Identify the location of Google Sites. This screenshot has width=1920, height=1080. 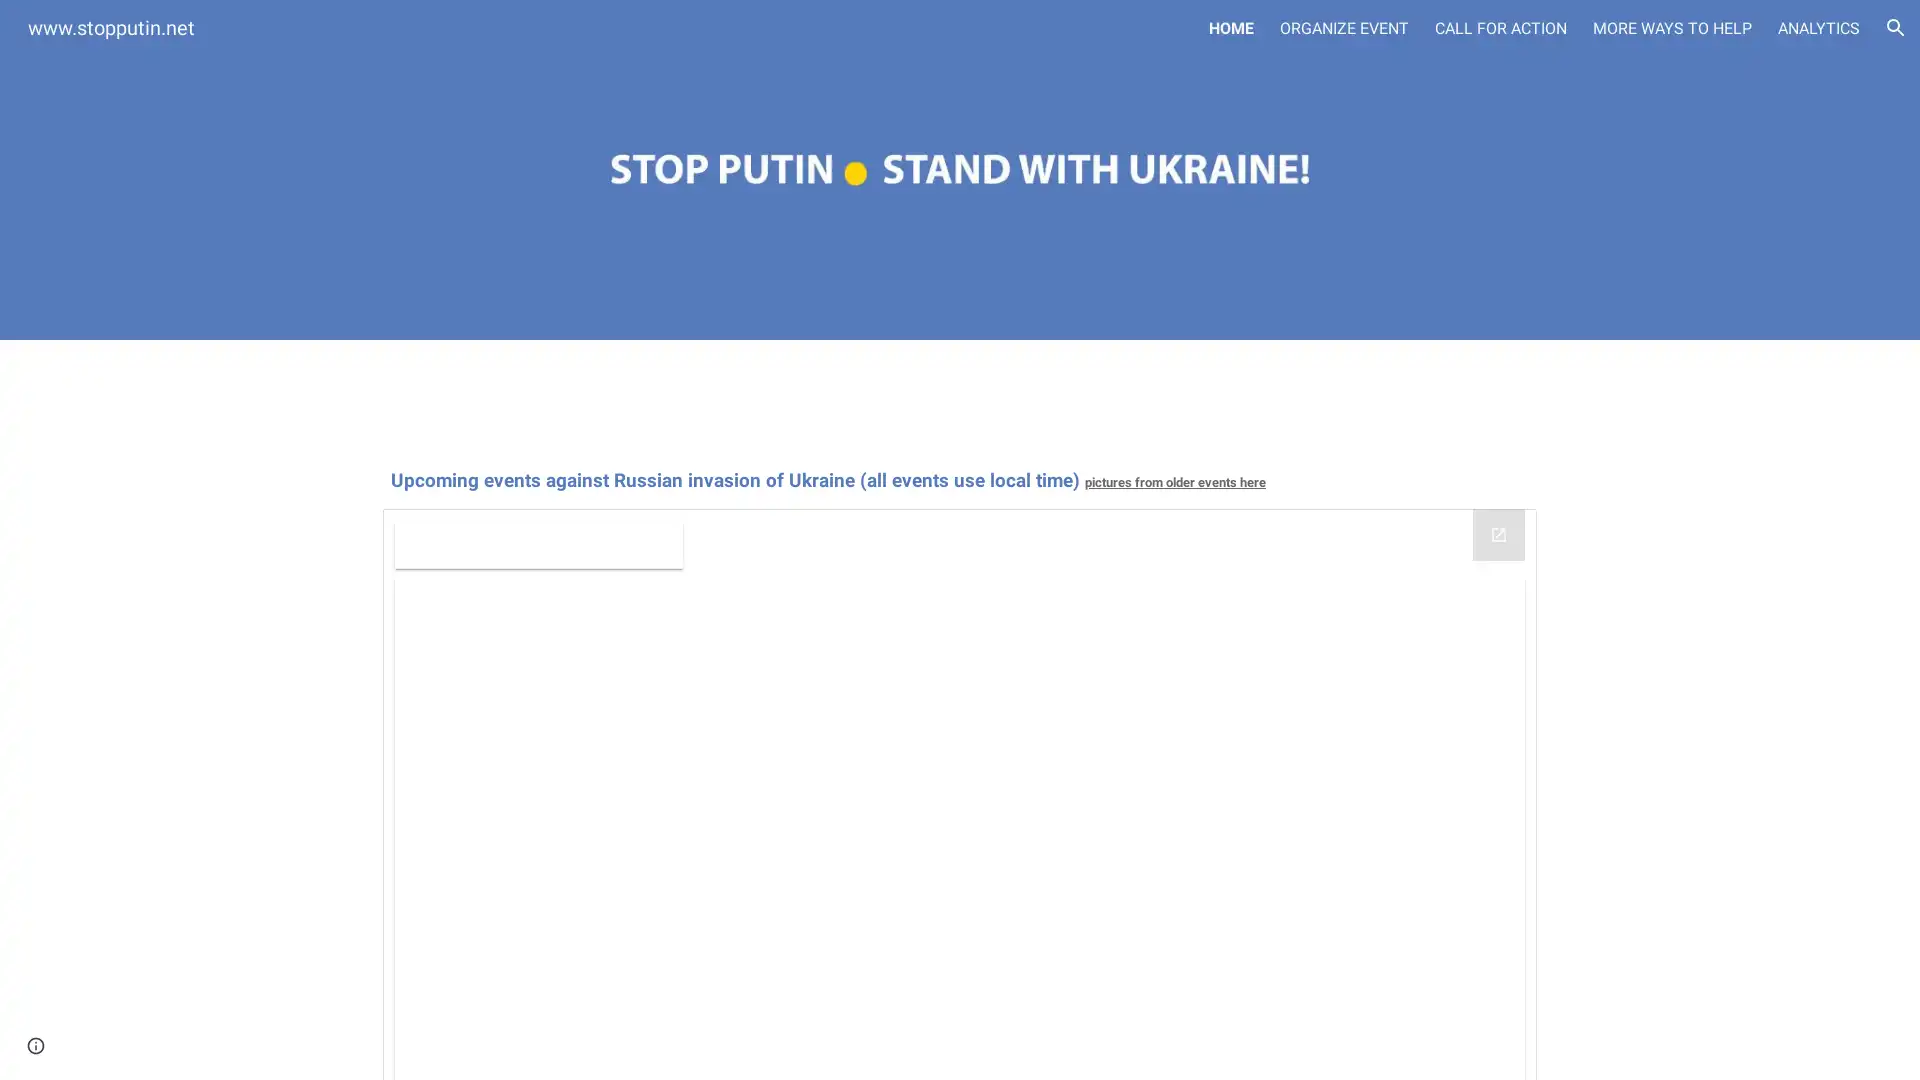
(154, 1044).